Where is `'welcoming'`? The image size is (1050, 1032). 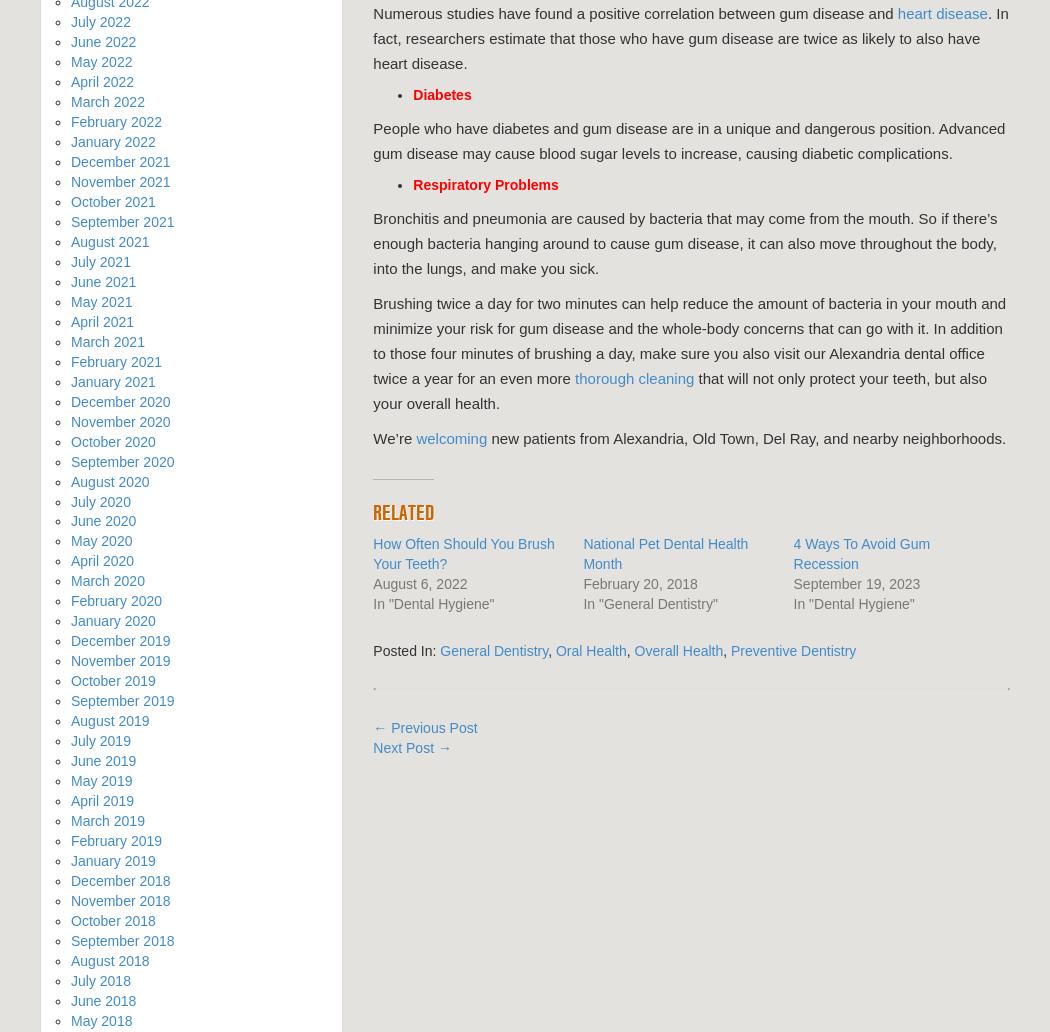 'welcoming' is located at coordinates (451, 437).